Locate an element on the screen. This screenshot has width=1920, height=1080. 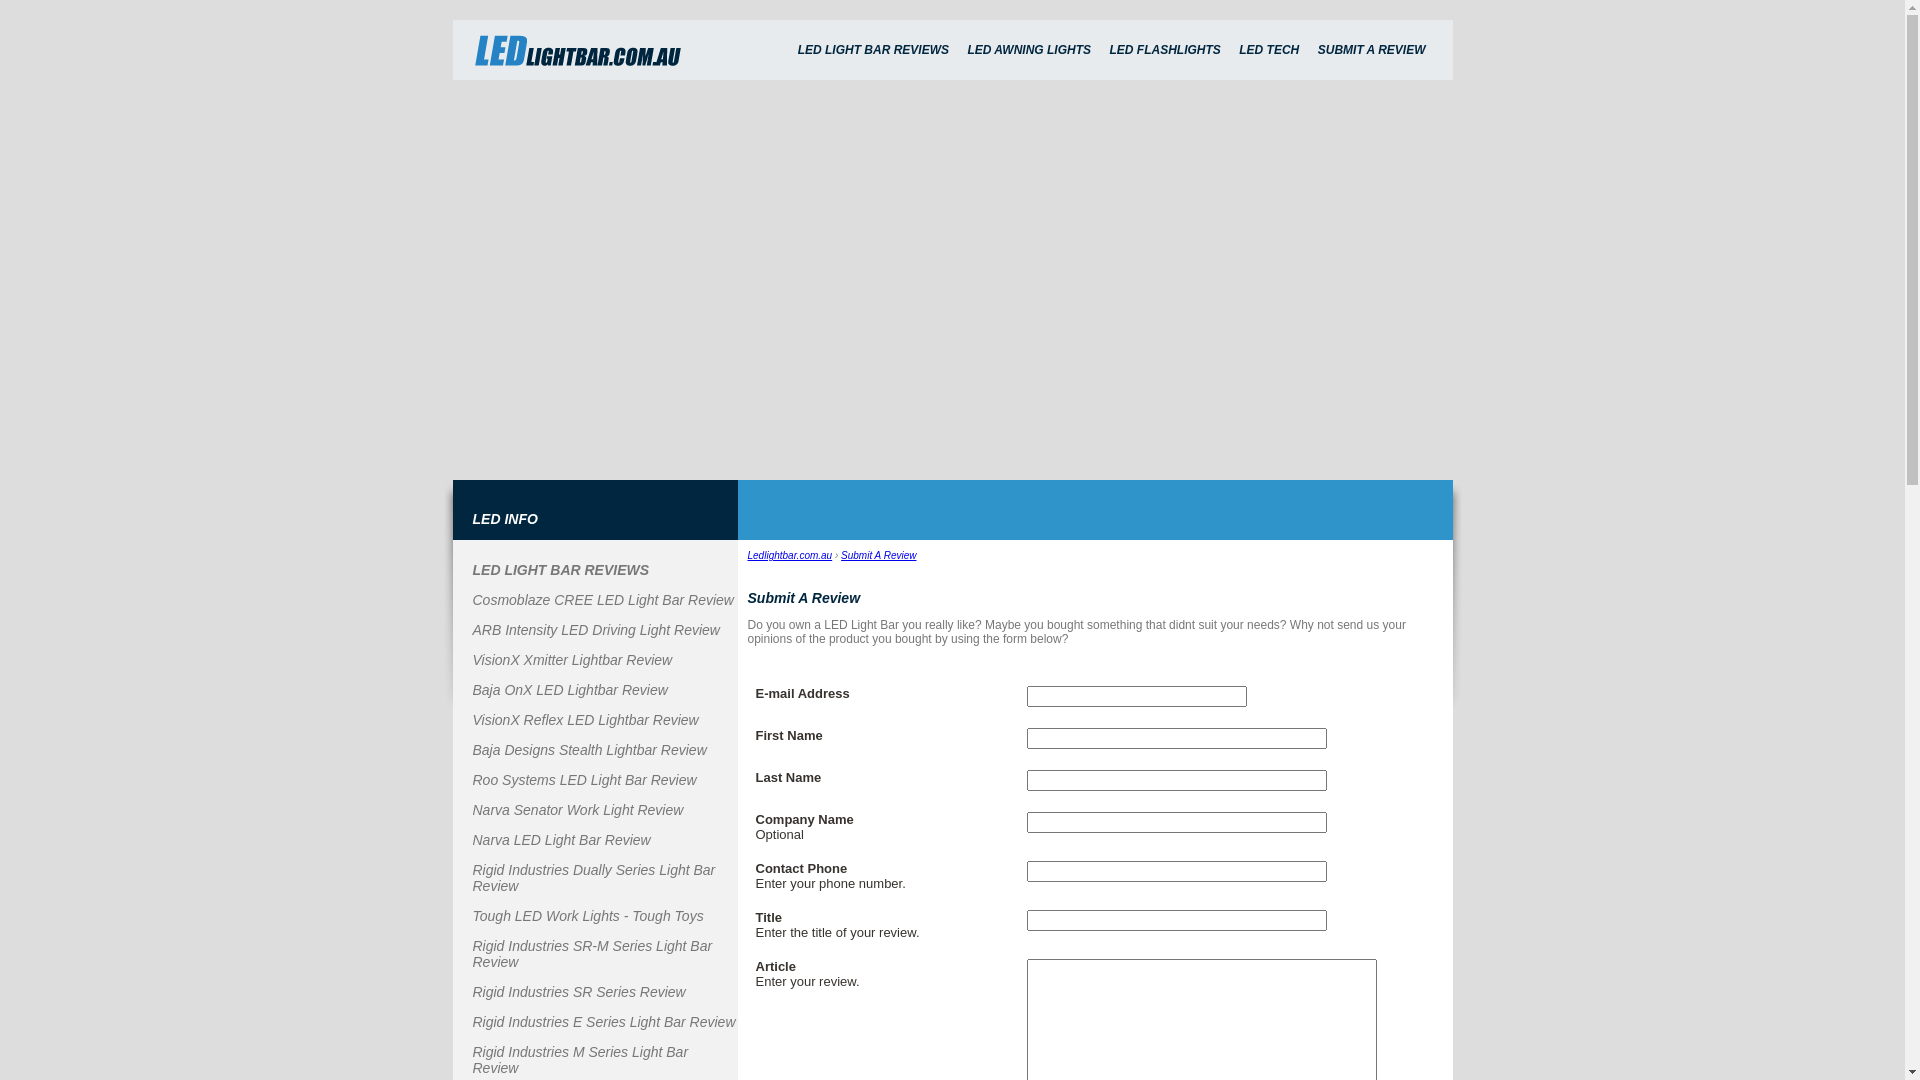
'LED FLASHLIGHTS' is located at coordinates (1101, 49).